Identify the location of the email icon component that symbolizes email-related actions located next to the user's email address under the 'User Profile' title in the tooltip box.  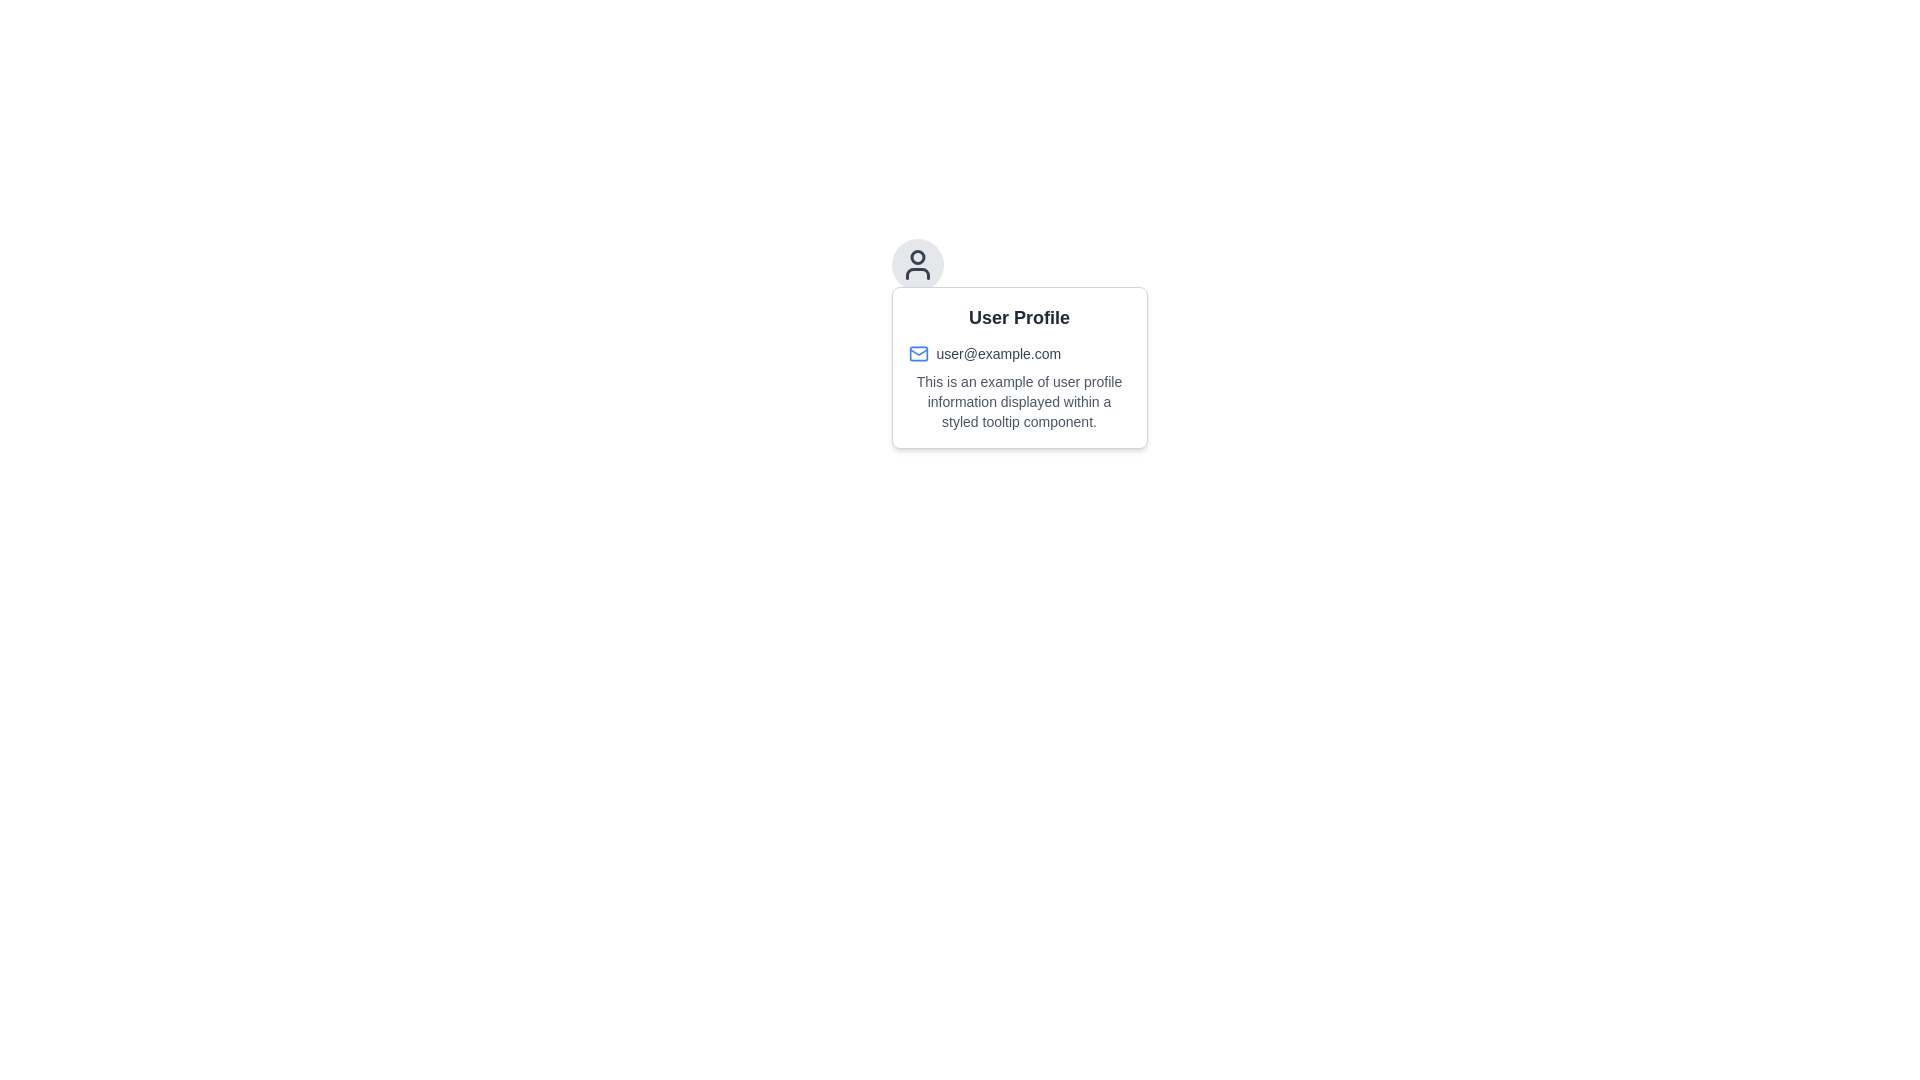
(917, 353).